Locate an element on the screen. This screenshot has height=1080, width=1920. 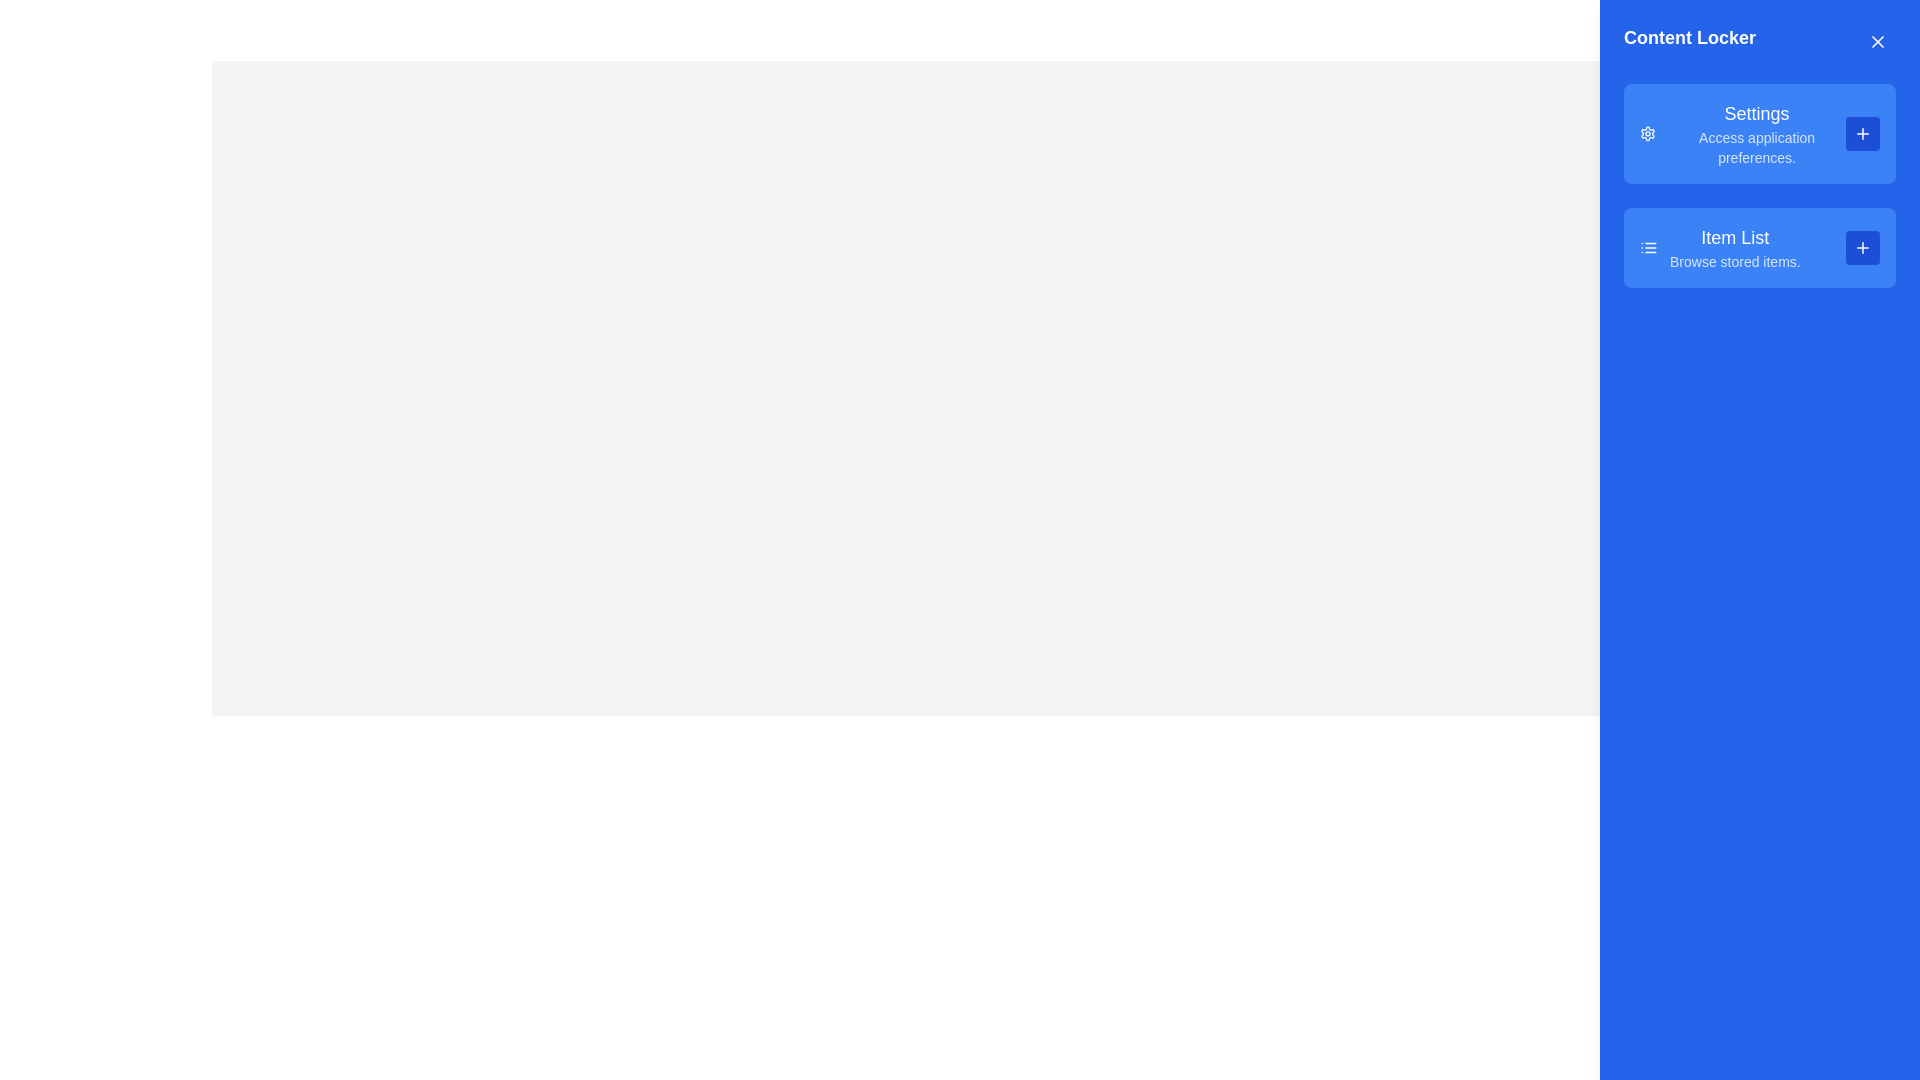
the 'Item List' SVG icon located at the top left corner of the 'Item List' section in the sidebar, adjacent to the 'Item List' text is located at coordinates (1649, 246).